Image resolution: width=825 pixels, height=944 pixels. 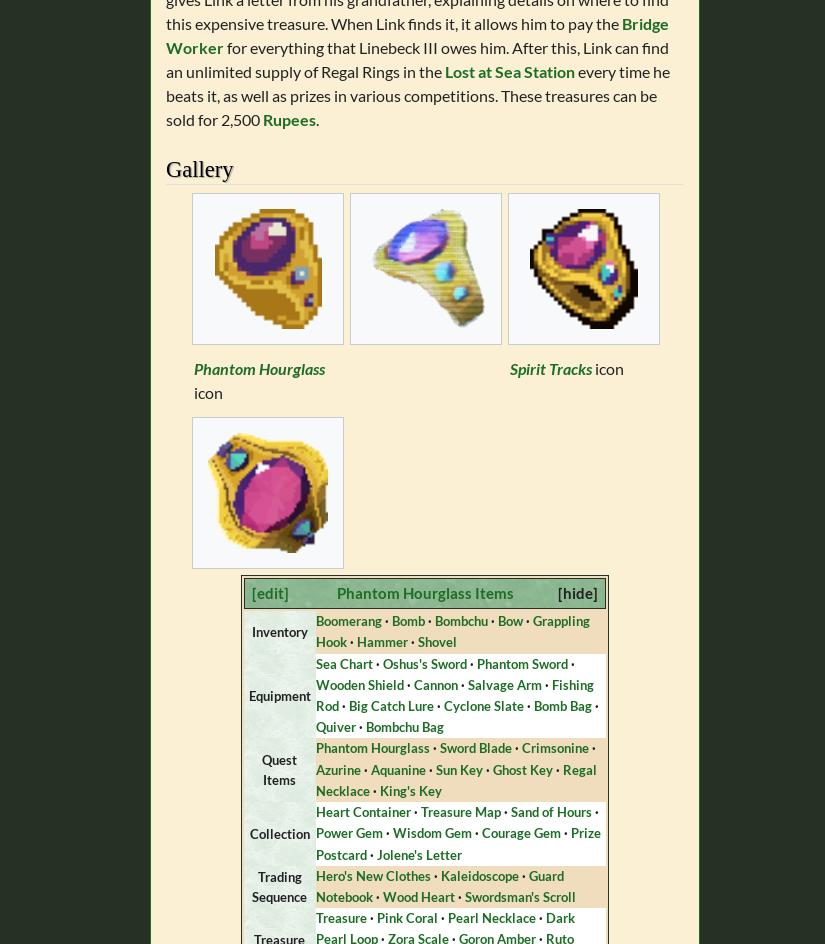 What do you see at coordinates (467, 683) in the screenshot?
I see `'Salvage Arm'` at bounding box center [467, 683].